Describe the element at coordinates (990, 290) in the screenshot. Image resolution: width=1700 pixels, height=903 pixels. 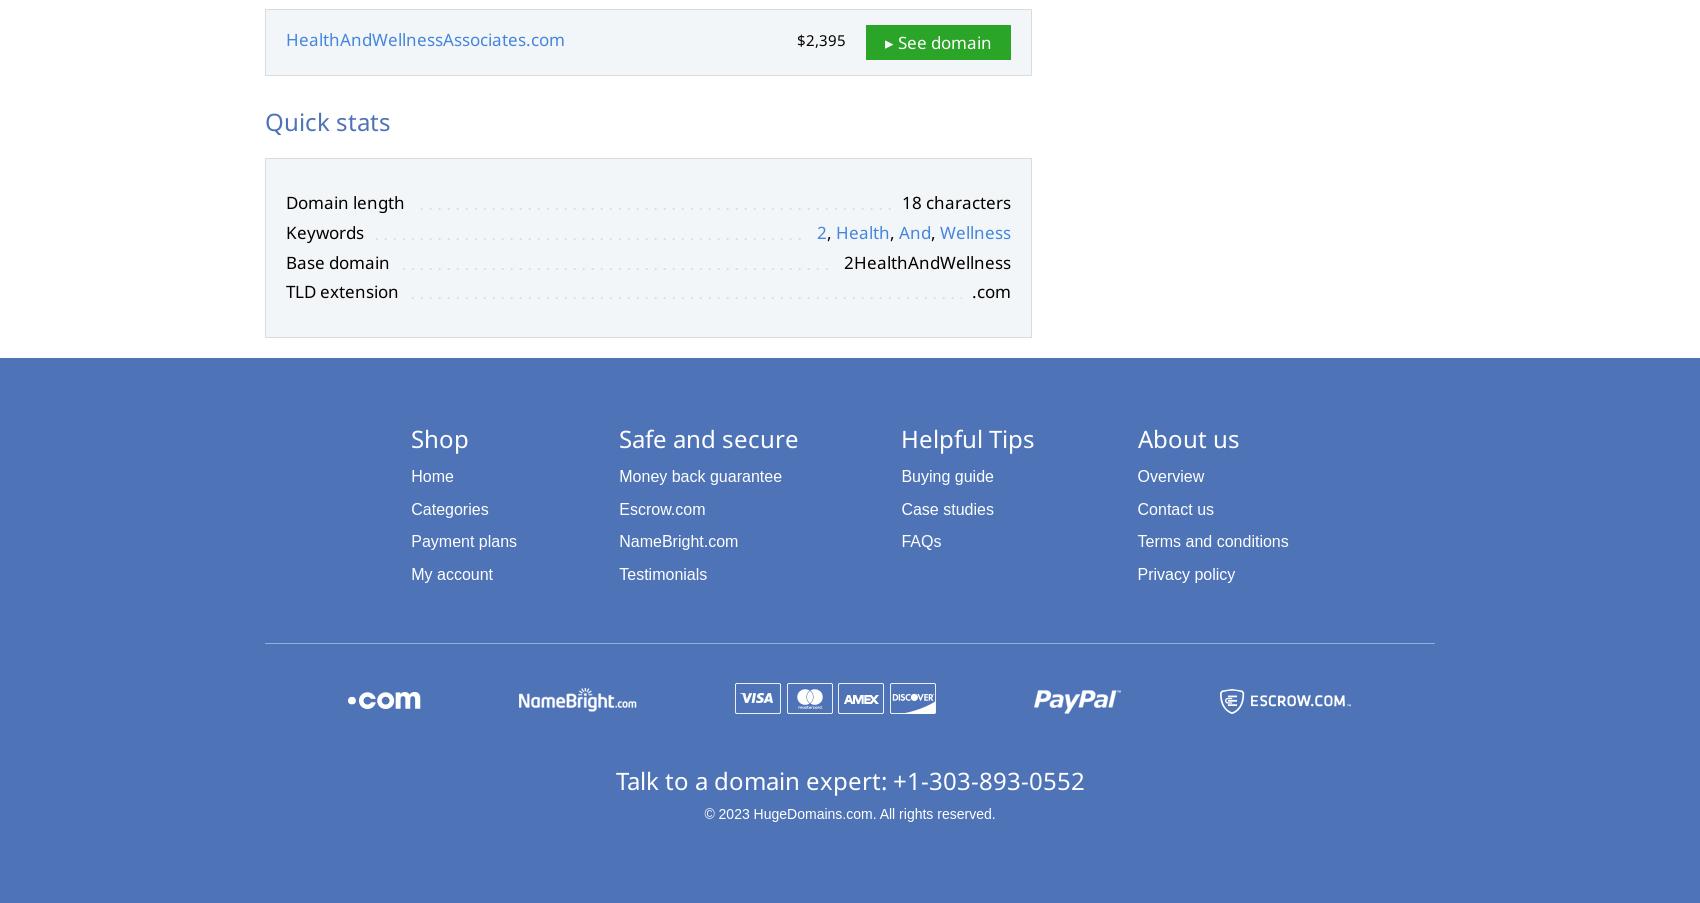
I see `'.com'` at that location.